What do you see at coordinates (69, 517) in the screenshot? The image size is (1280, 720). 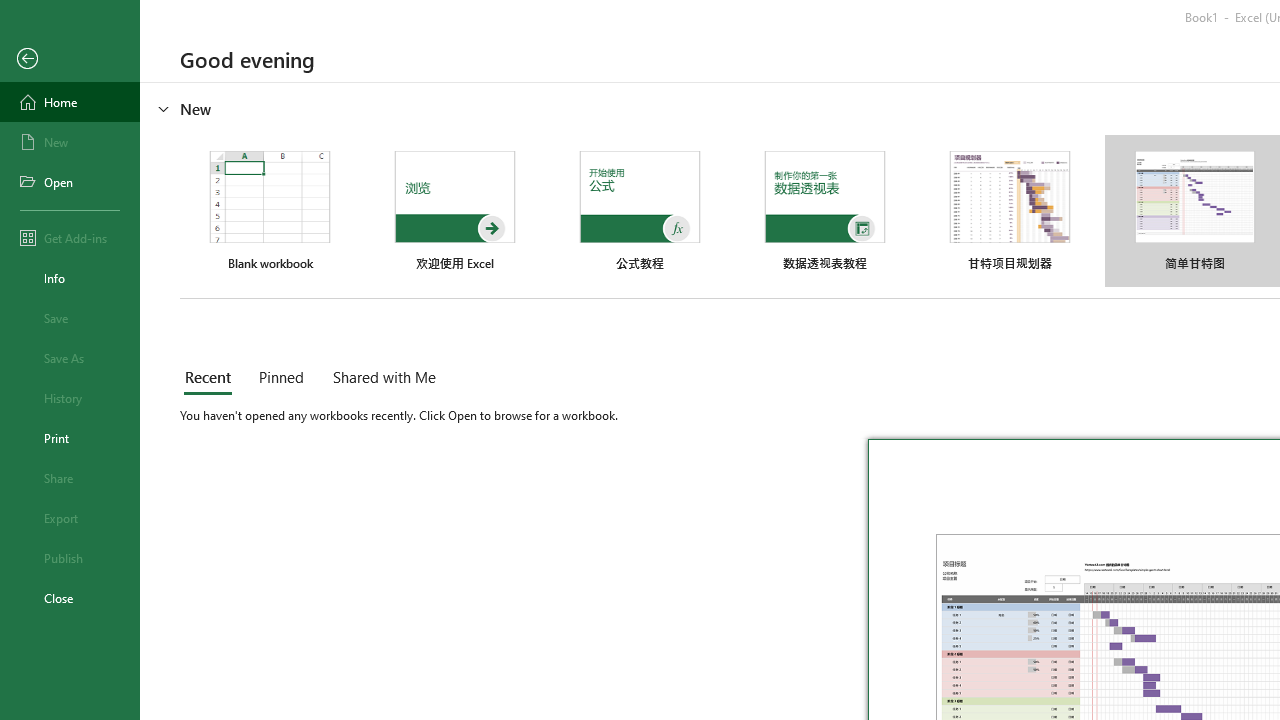 I see `'Export'` at bounding box center [69, 517].